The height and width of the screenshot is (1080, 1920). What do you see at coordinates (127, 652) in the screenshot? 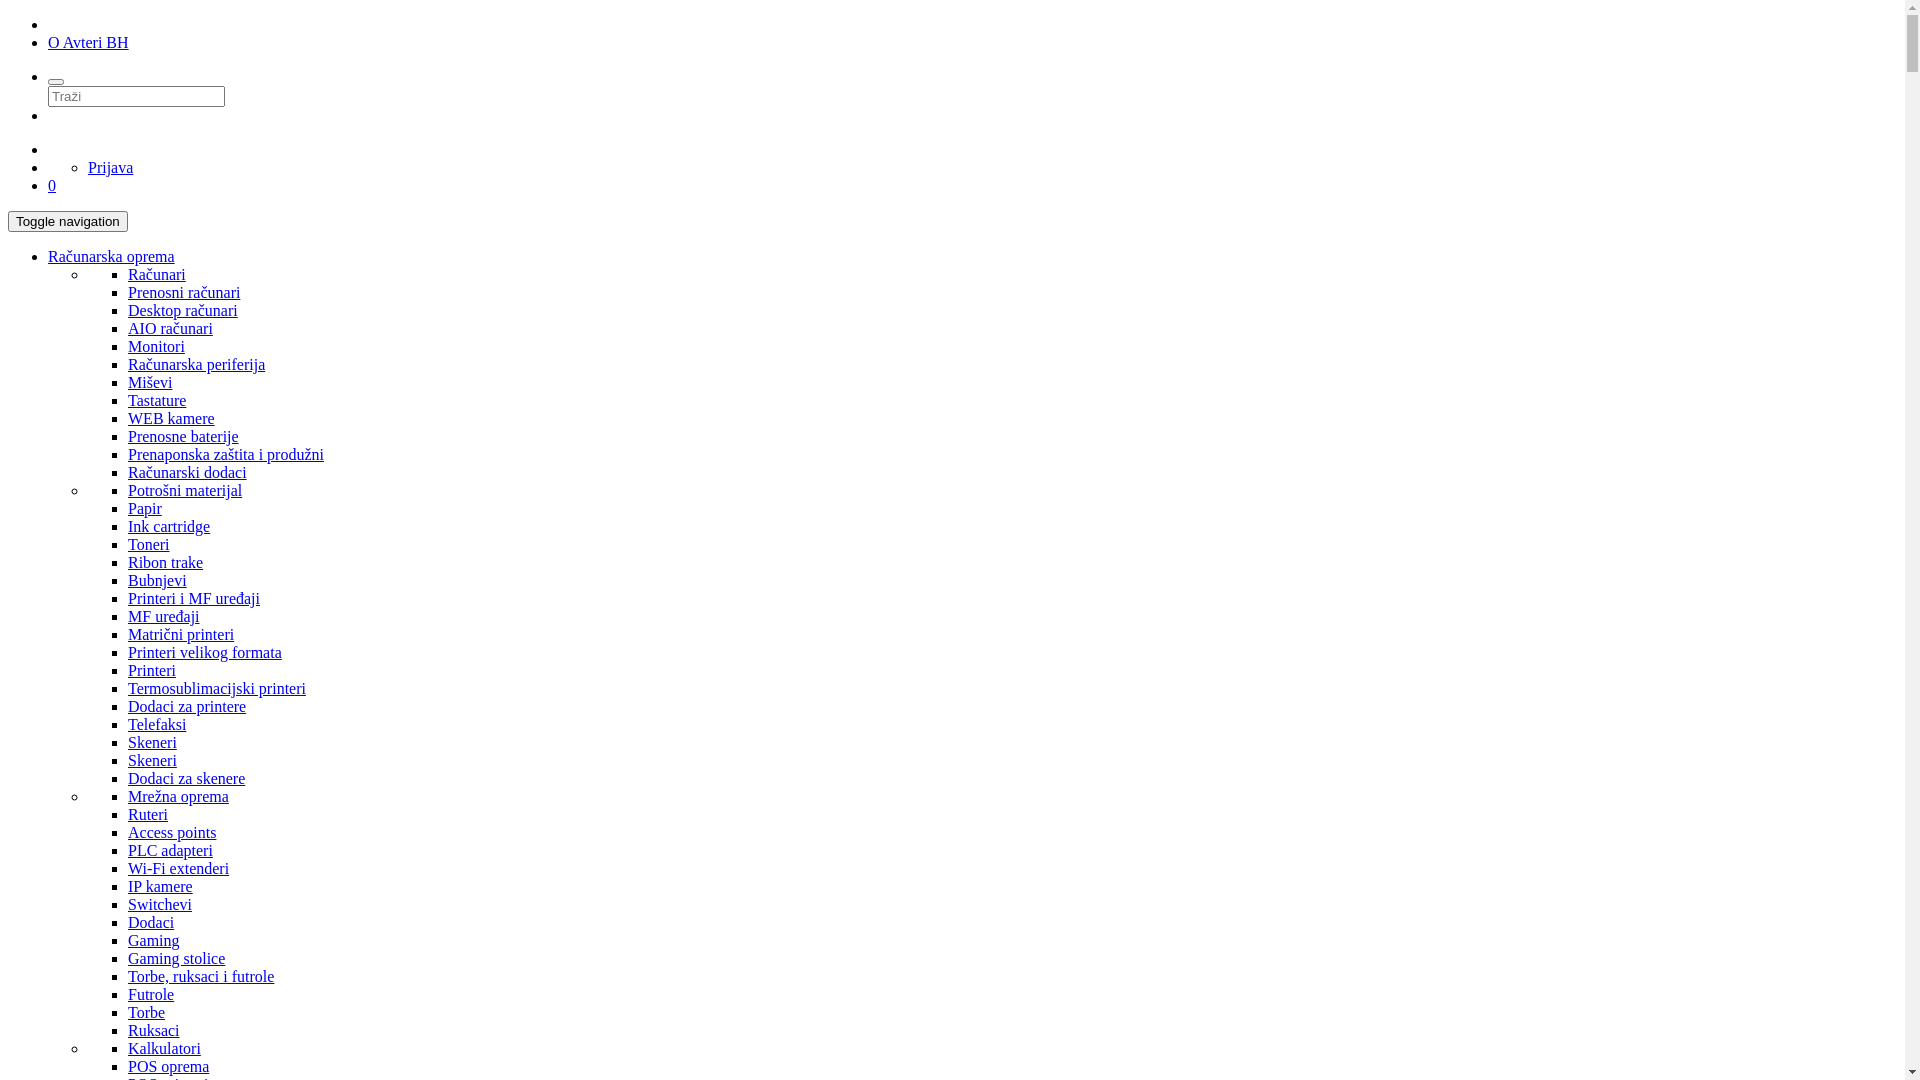
I see `'Printeri velikog formata'` at bounding box center [127, 652].